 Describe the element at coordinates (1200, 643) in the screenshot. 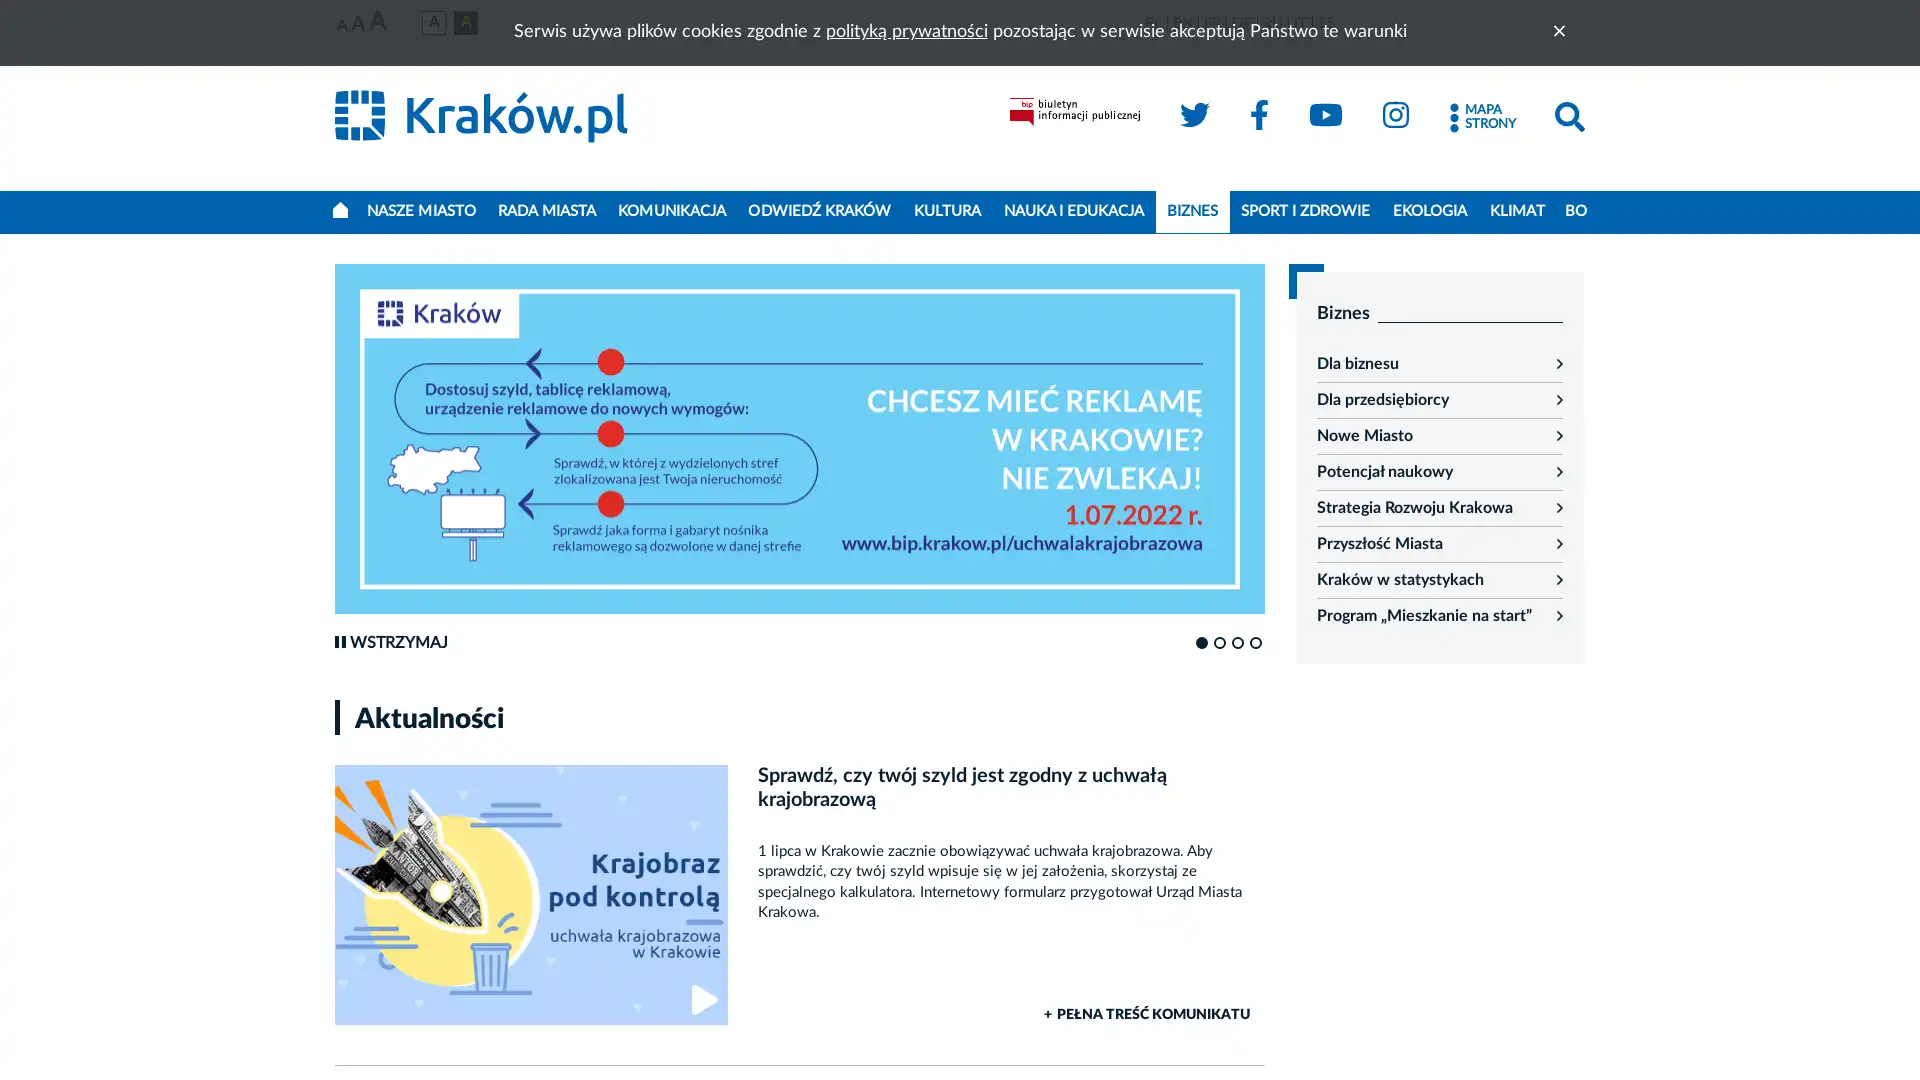

I see `Go to slide 1` at that location.